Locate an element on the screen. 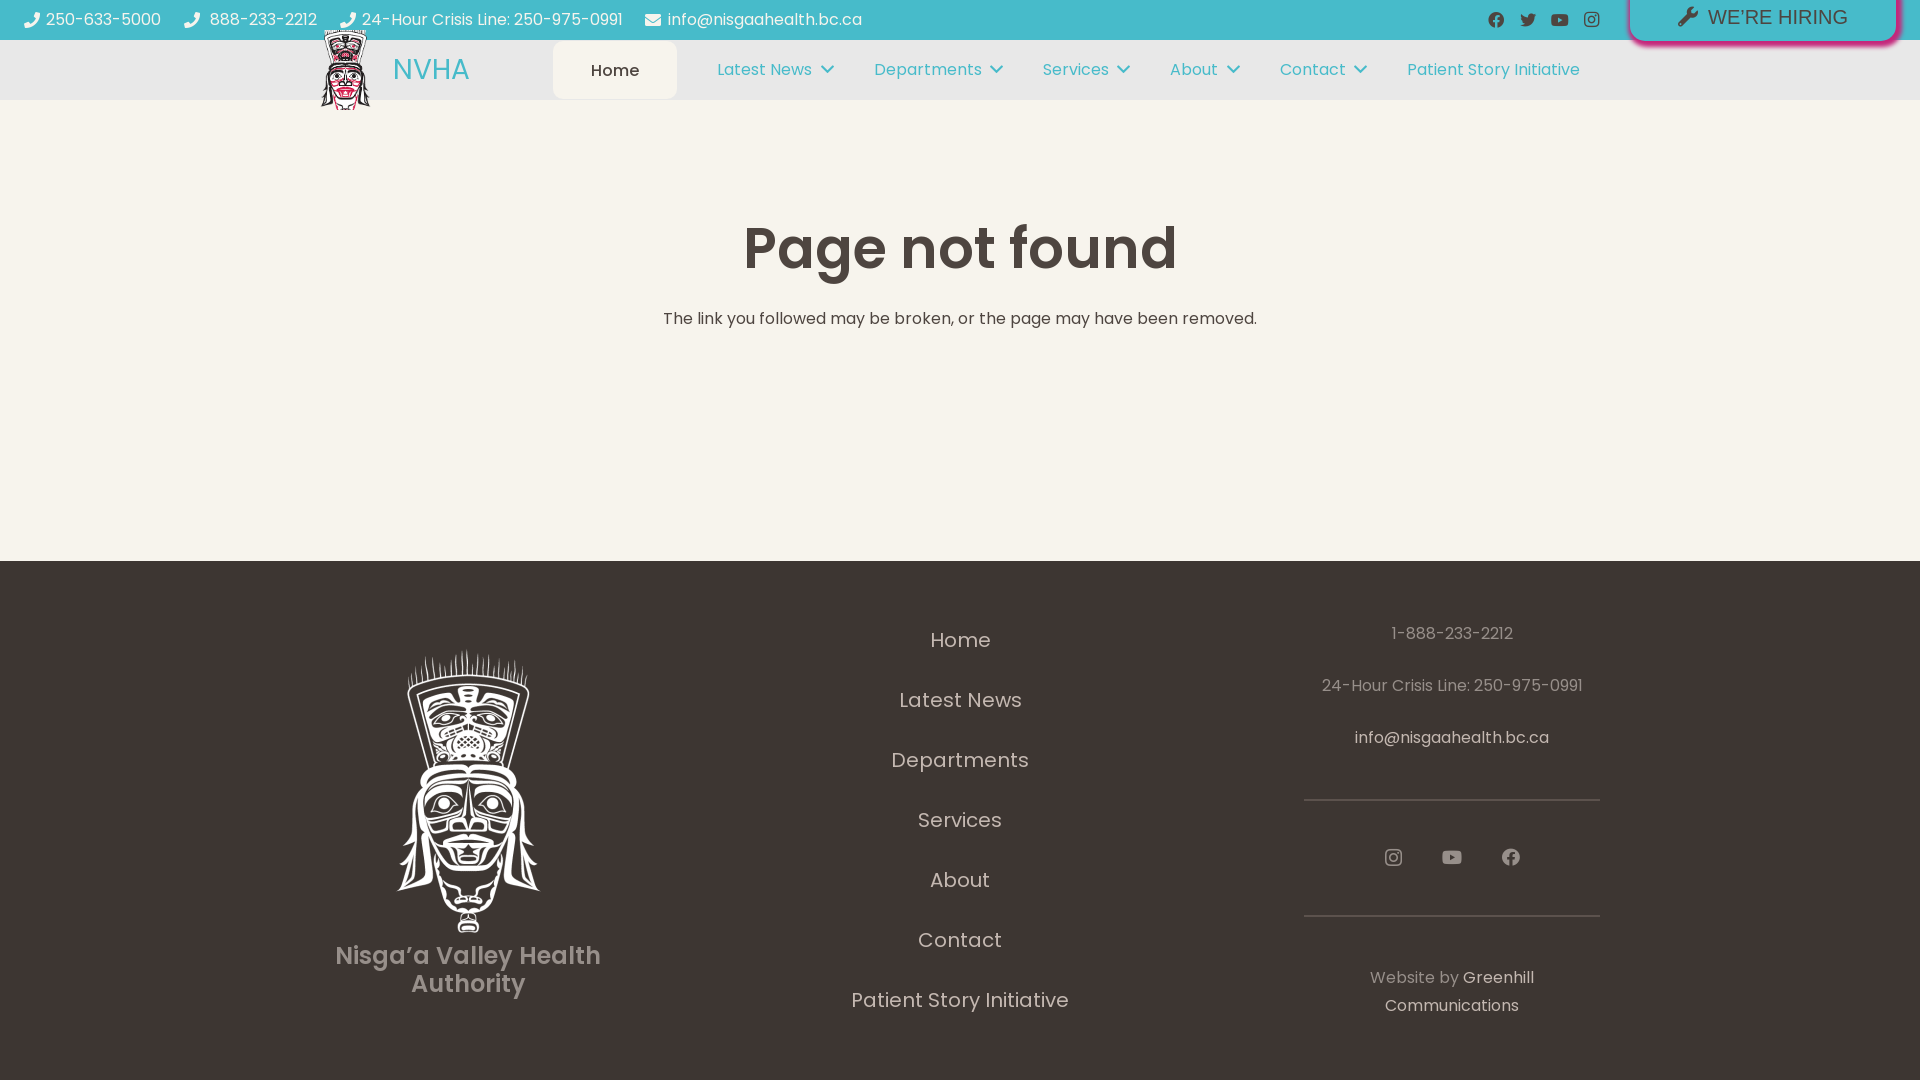 The image size is (1920, 1080). 'Patient Story Initiative' is located at coordinates (1493, 68).